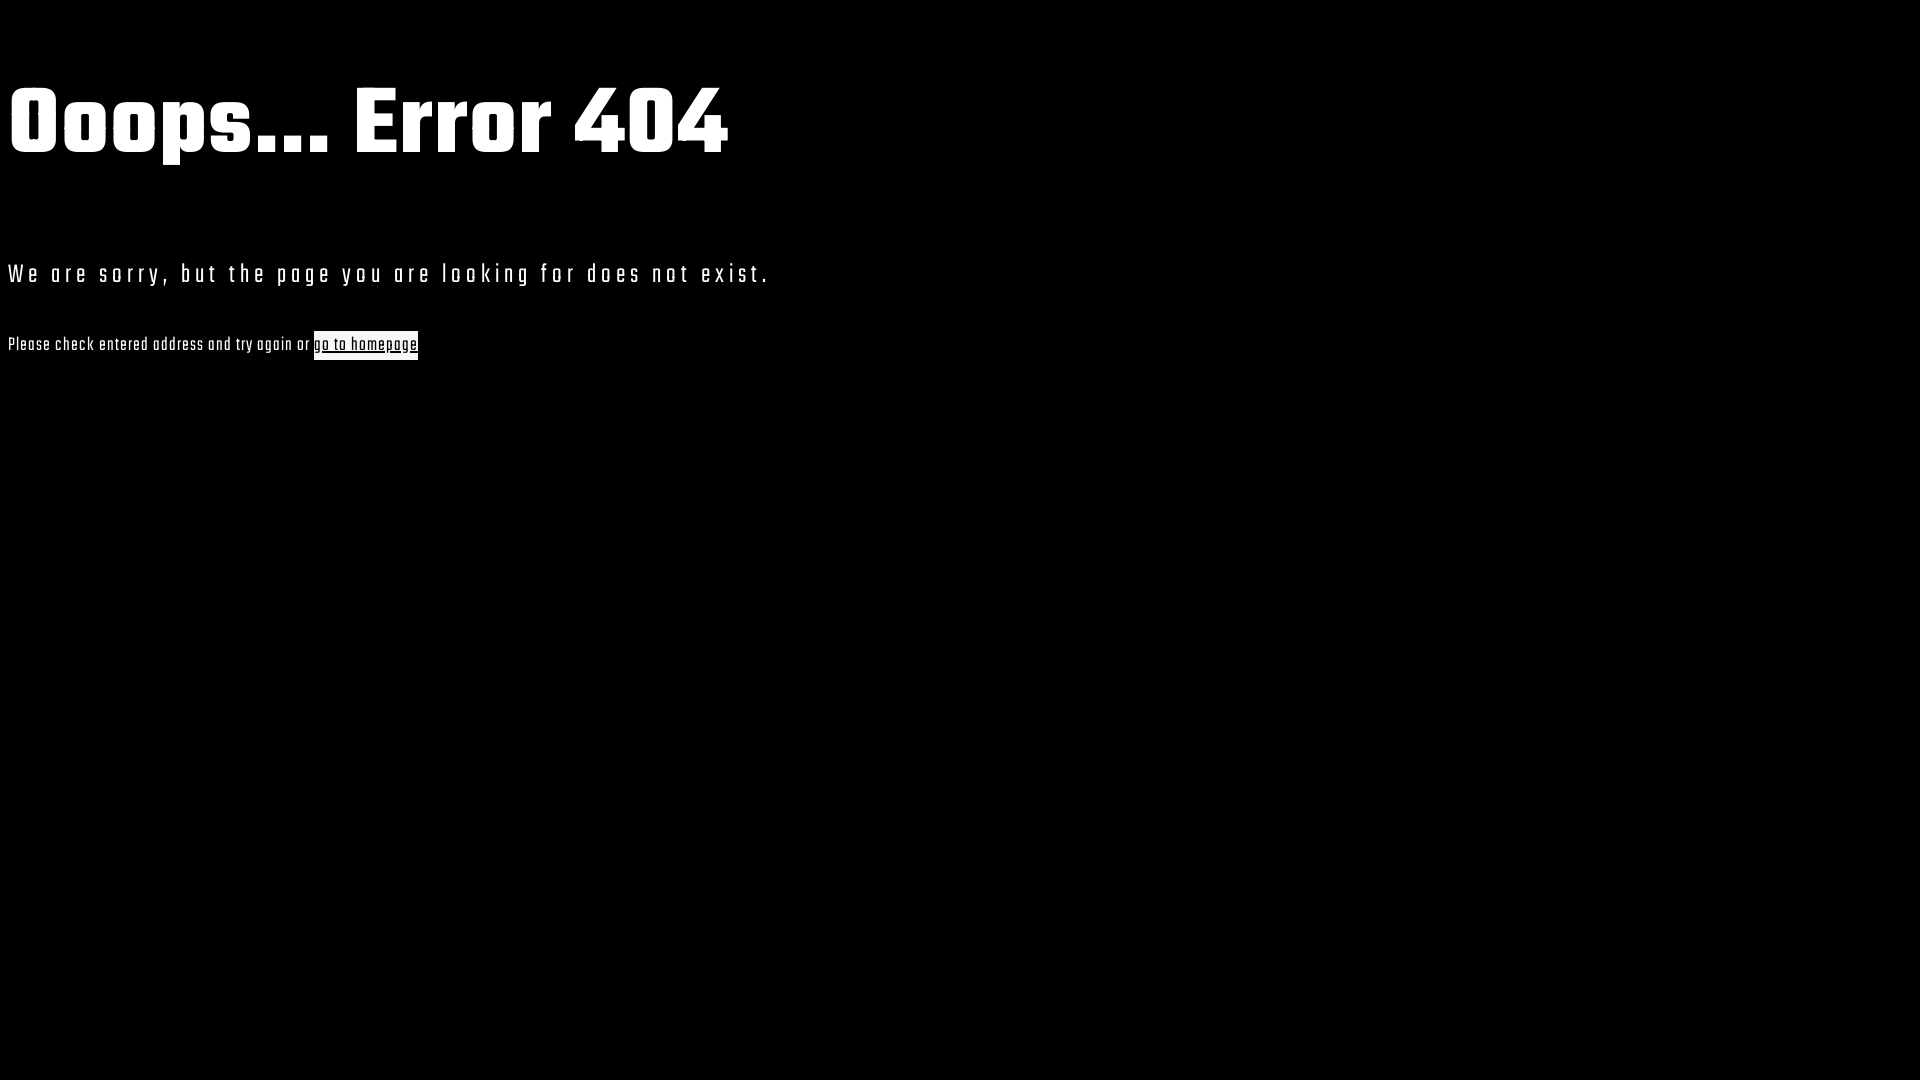 Image resolution: width=1920 pixels, height=1080 pixels. Describe the element at coordinates (365, 344) in the screenshot. I see `'go to homepage'` at that location.